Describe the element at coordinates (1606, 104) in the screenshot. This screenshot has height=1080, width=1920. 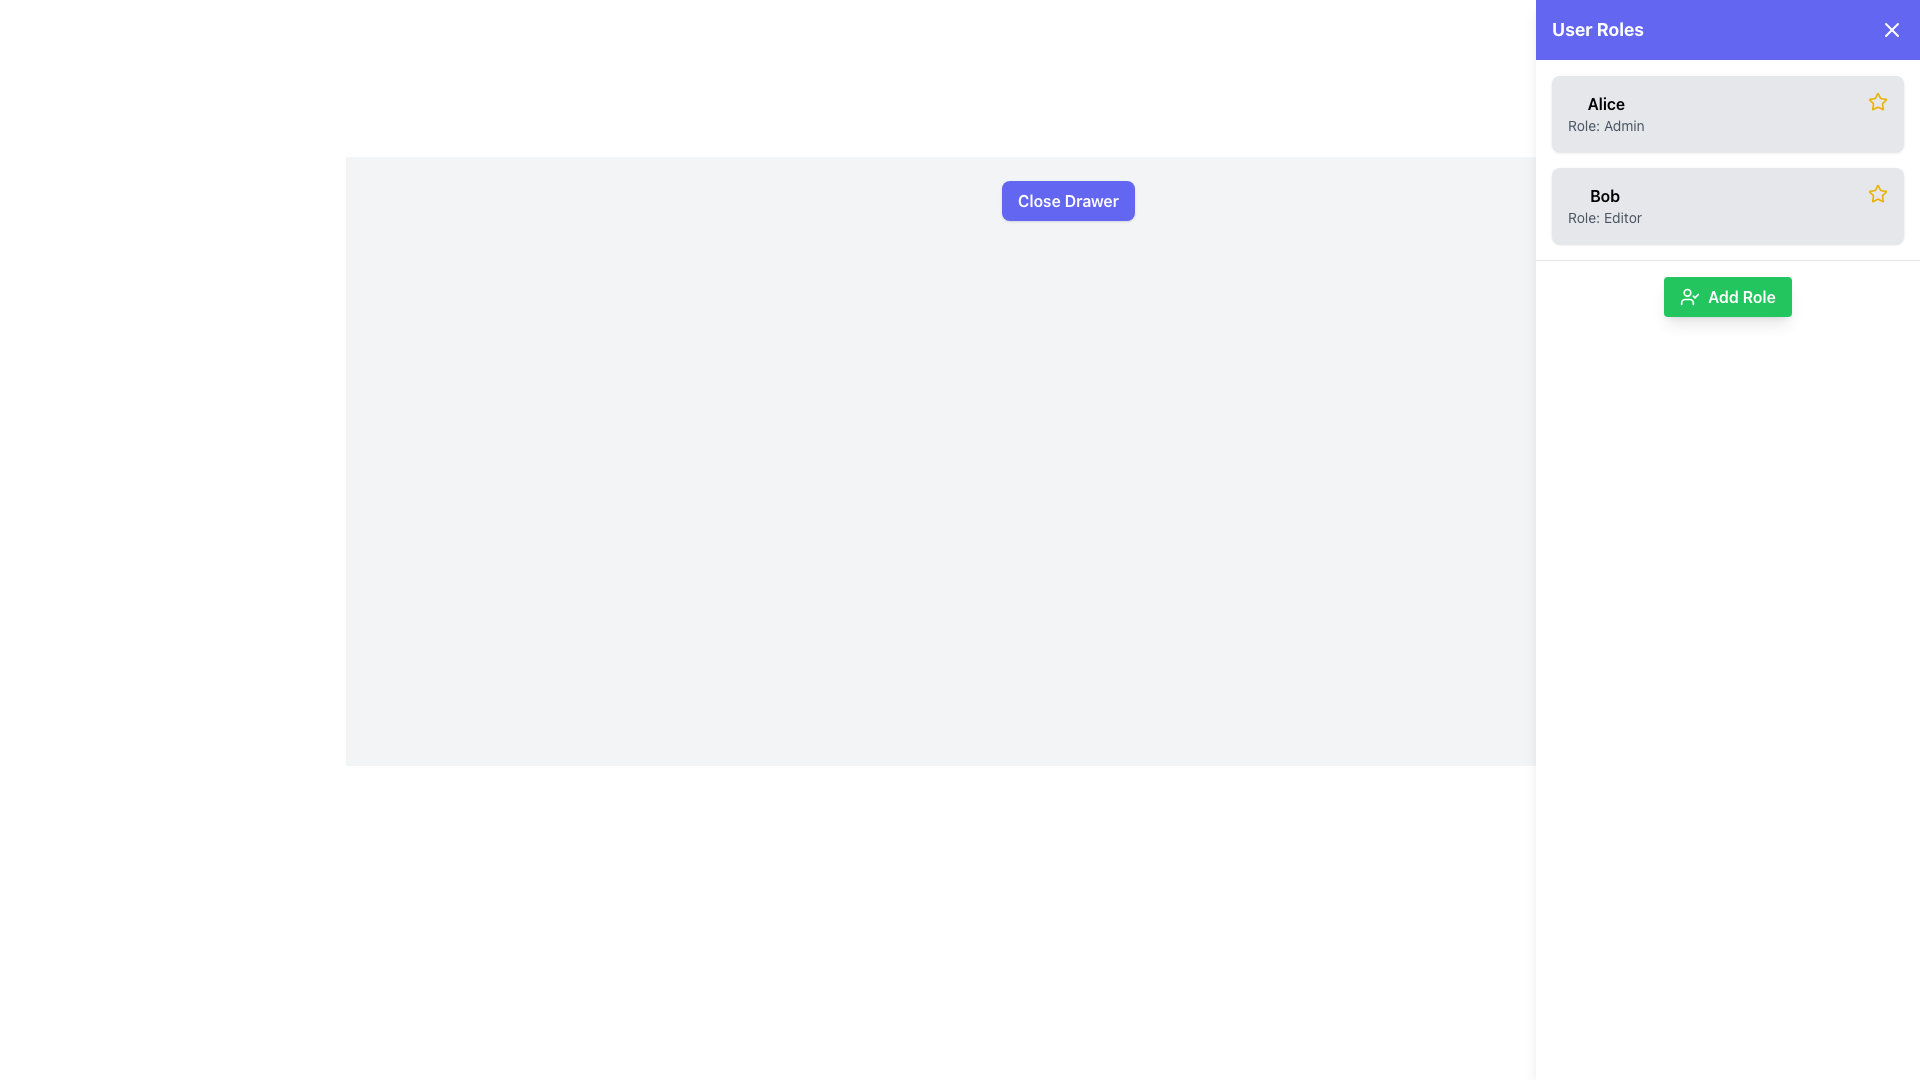
I see `the bold text element displaying the name 'Alice', which is the first item in the 'User Roles' section, positioned above the 'Admin' role text` at that location.